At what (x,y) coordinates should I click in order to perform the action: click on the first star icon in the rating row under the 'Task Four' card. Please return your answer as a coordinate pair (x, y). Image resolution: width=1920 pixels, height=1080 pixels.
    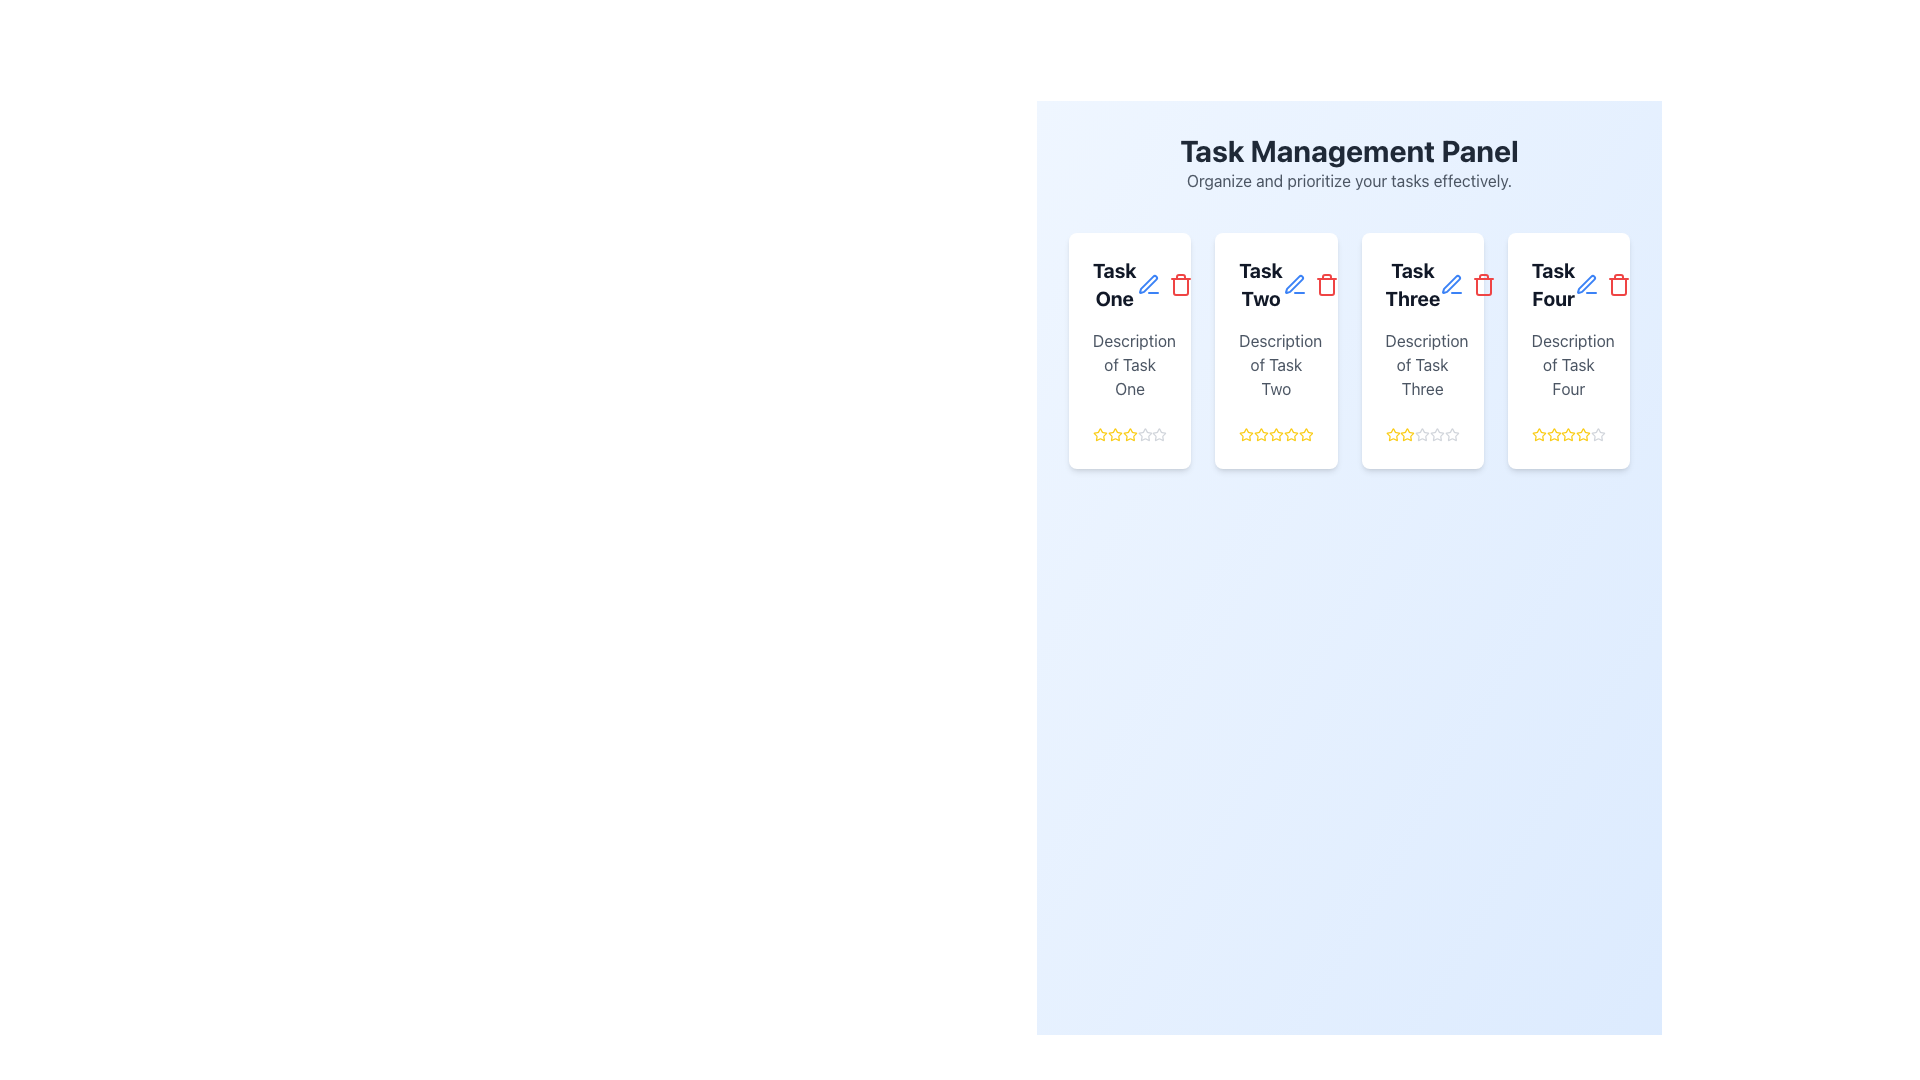
    Looking at the image, I should click on (1538, 434).